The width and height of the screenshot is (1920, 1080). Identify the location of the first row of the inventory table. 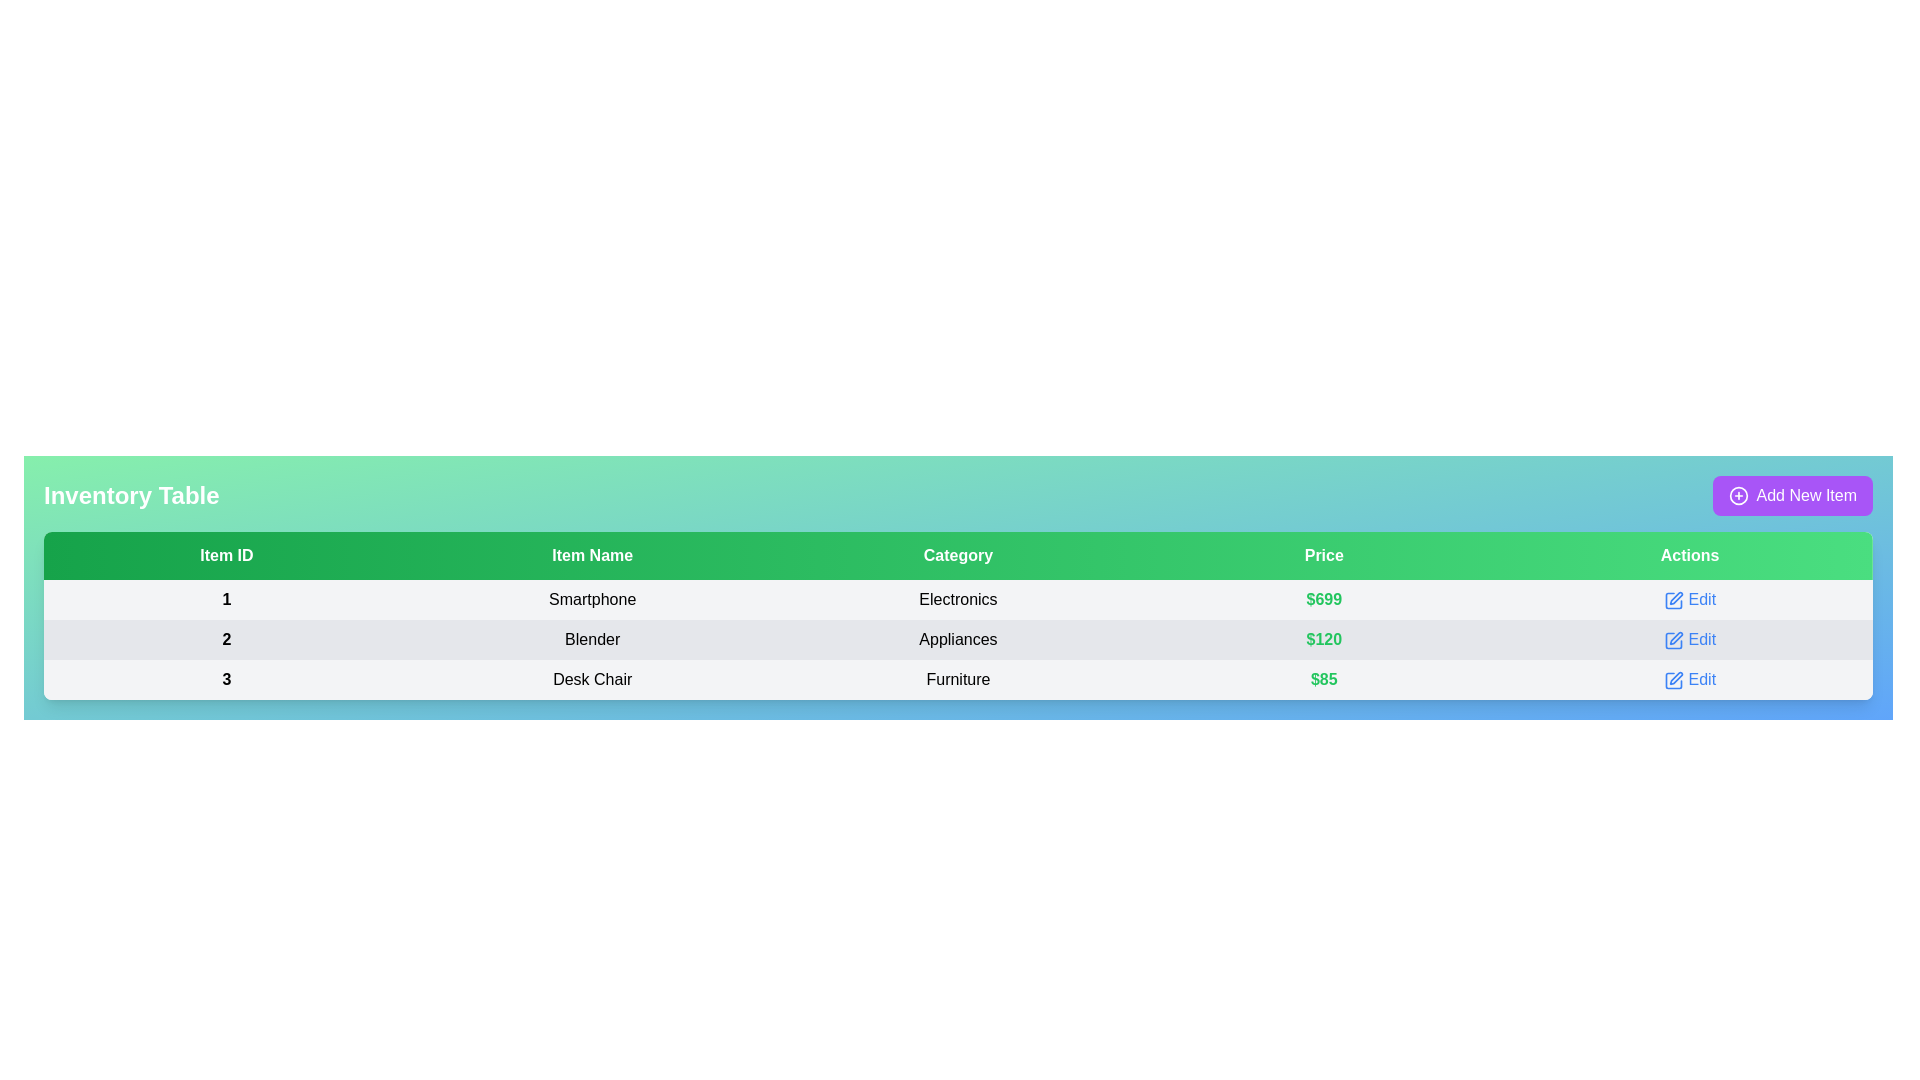
(957, 599).